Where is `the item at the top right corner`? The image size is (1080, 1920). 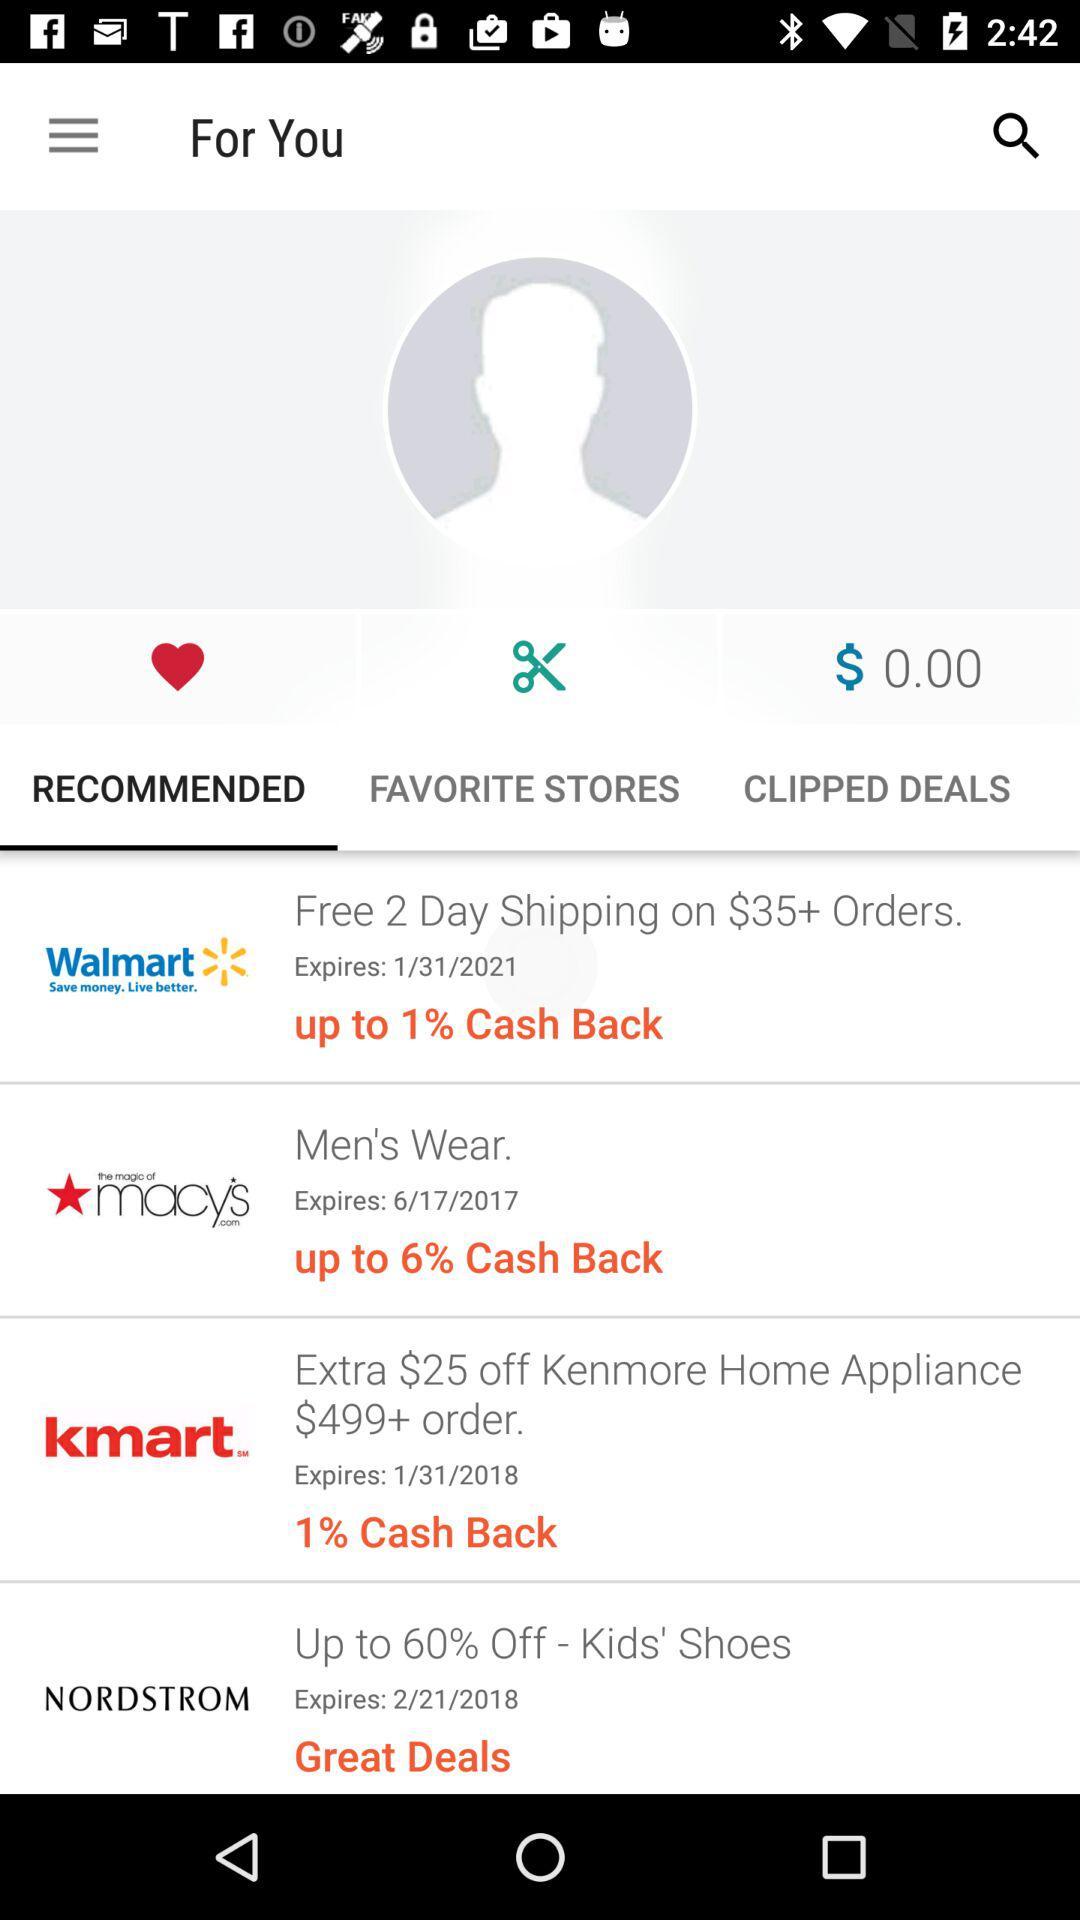
the item at the top right corner is located at coordinates (1017, 135).